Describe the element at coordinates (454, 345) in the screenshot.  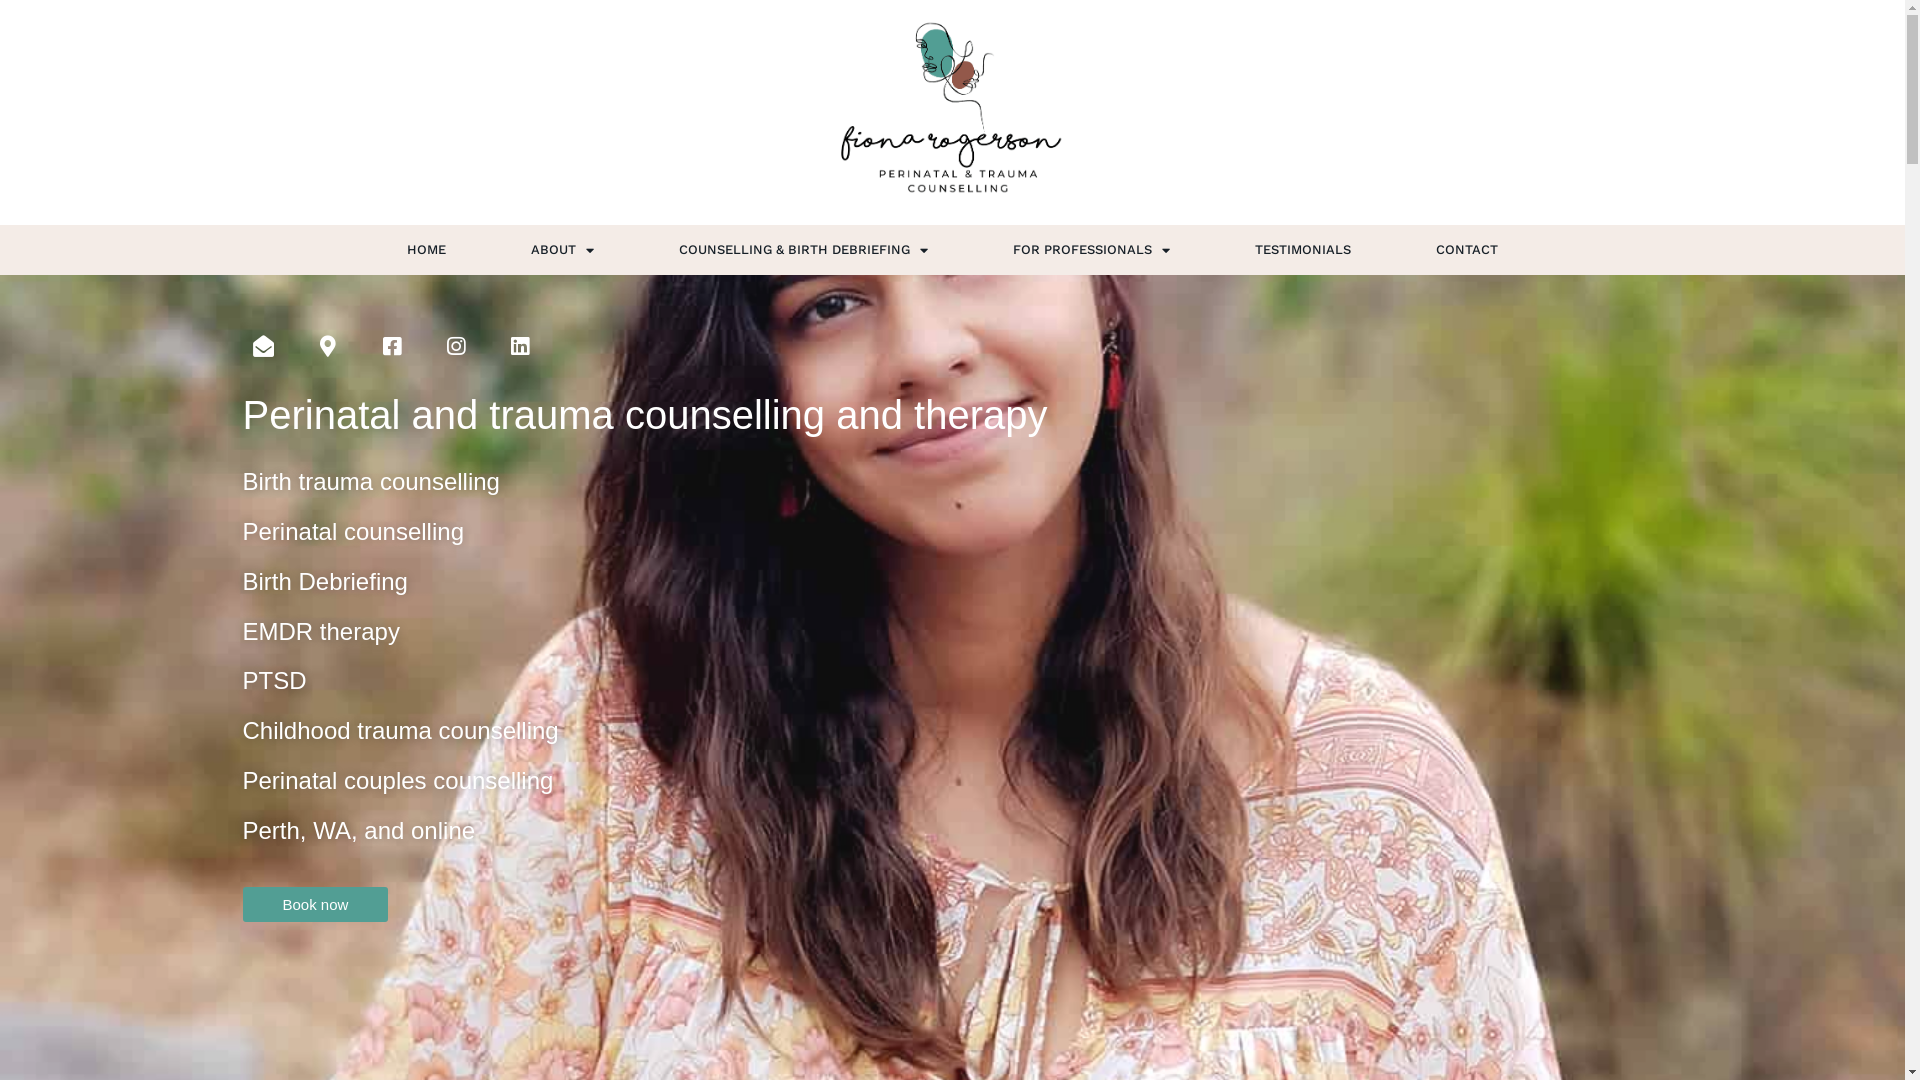
I see `'Instagram'` at that location.